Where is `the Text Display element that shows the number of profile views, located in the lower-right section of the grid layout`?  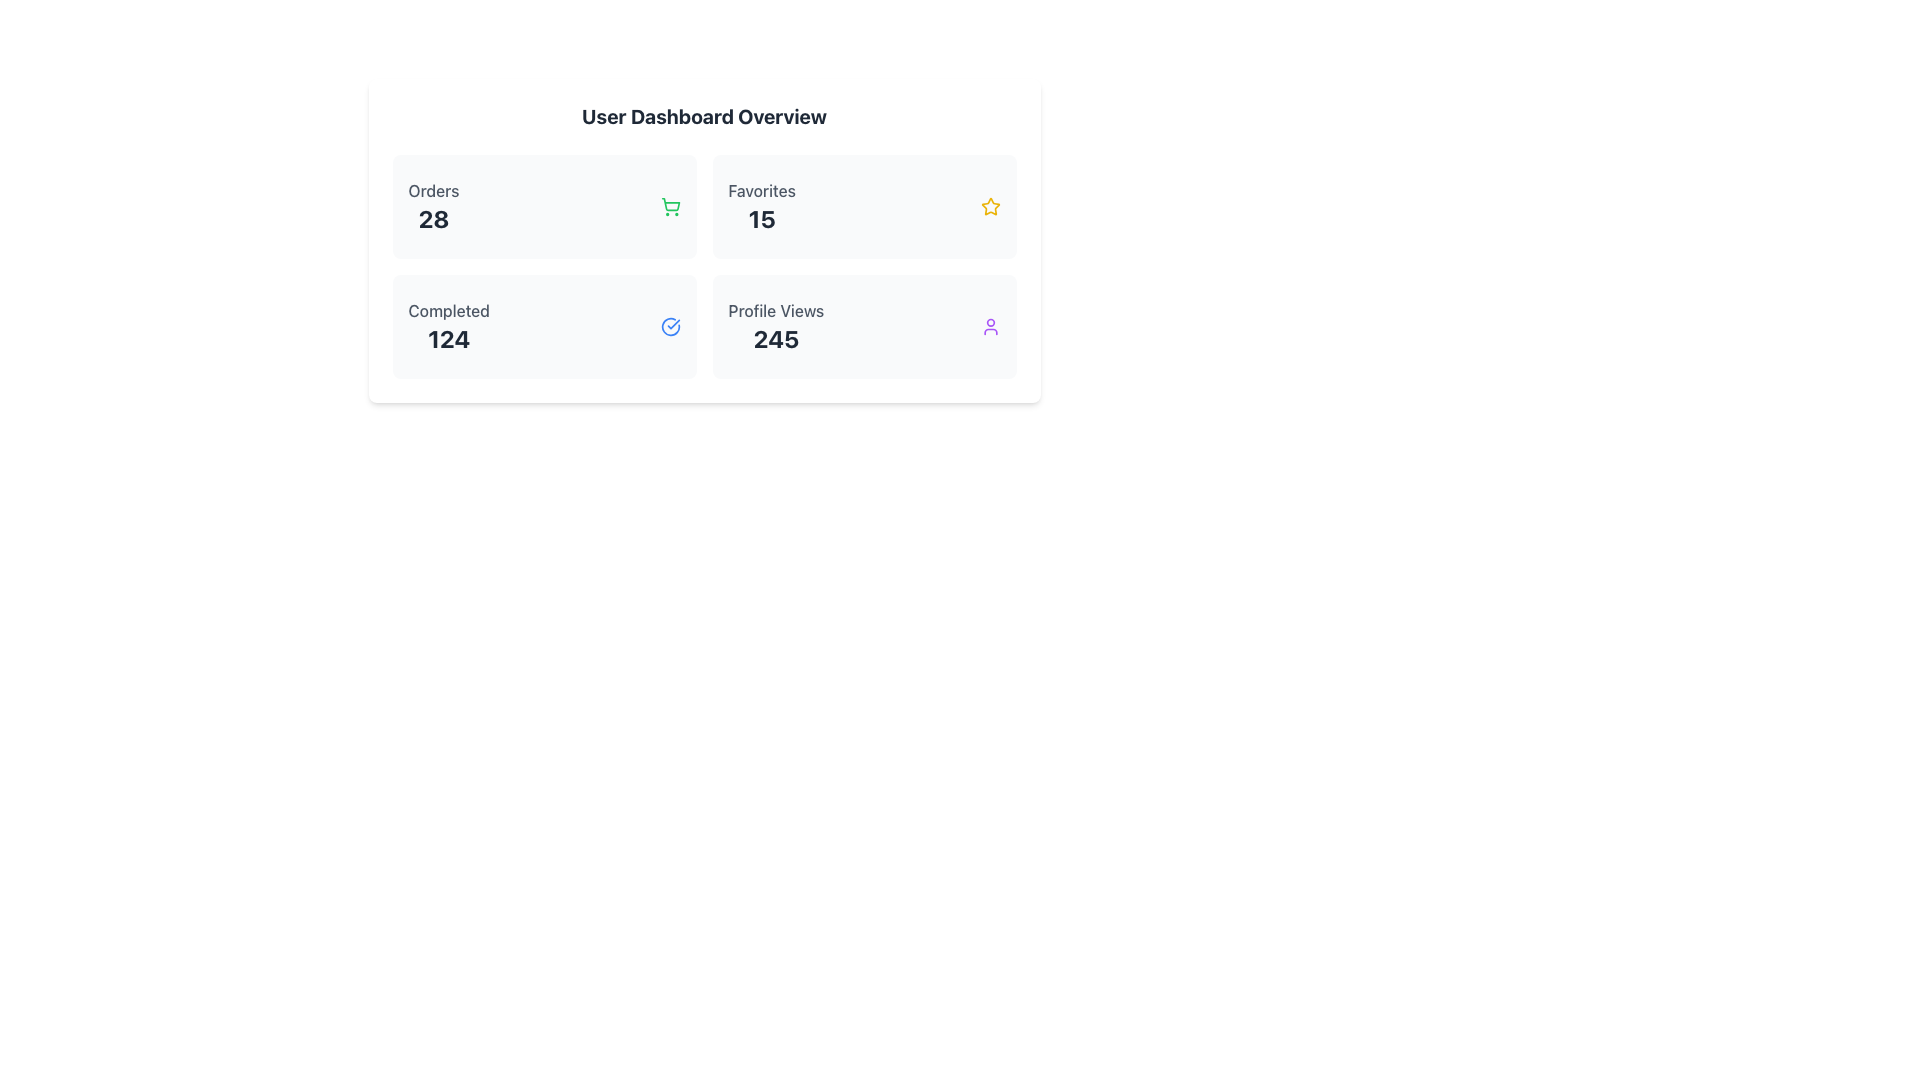 the Text Display element that shows the number of profile views, located in the lower-right section of the grid layout is located at coordinates (775, 326).